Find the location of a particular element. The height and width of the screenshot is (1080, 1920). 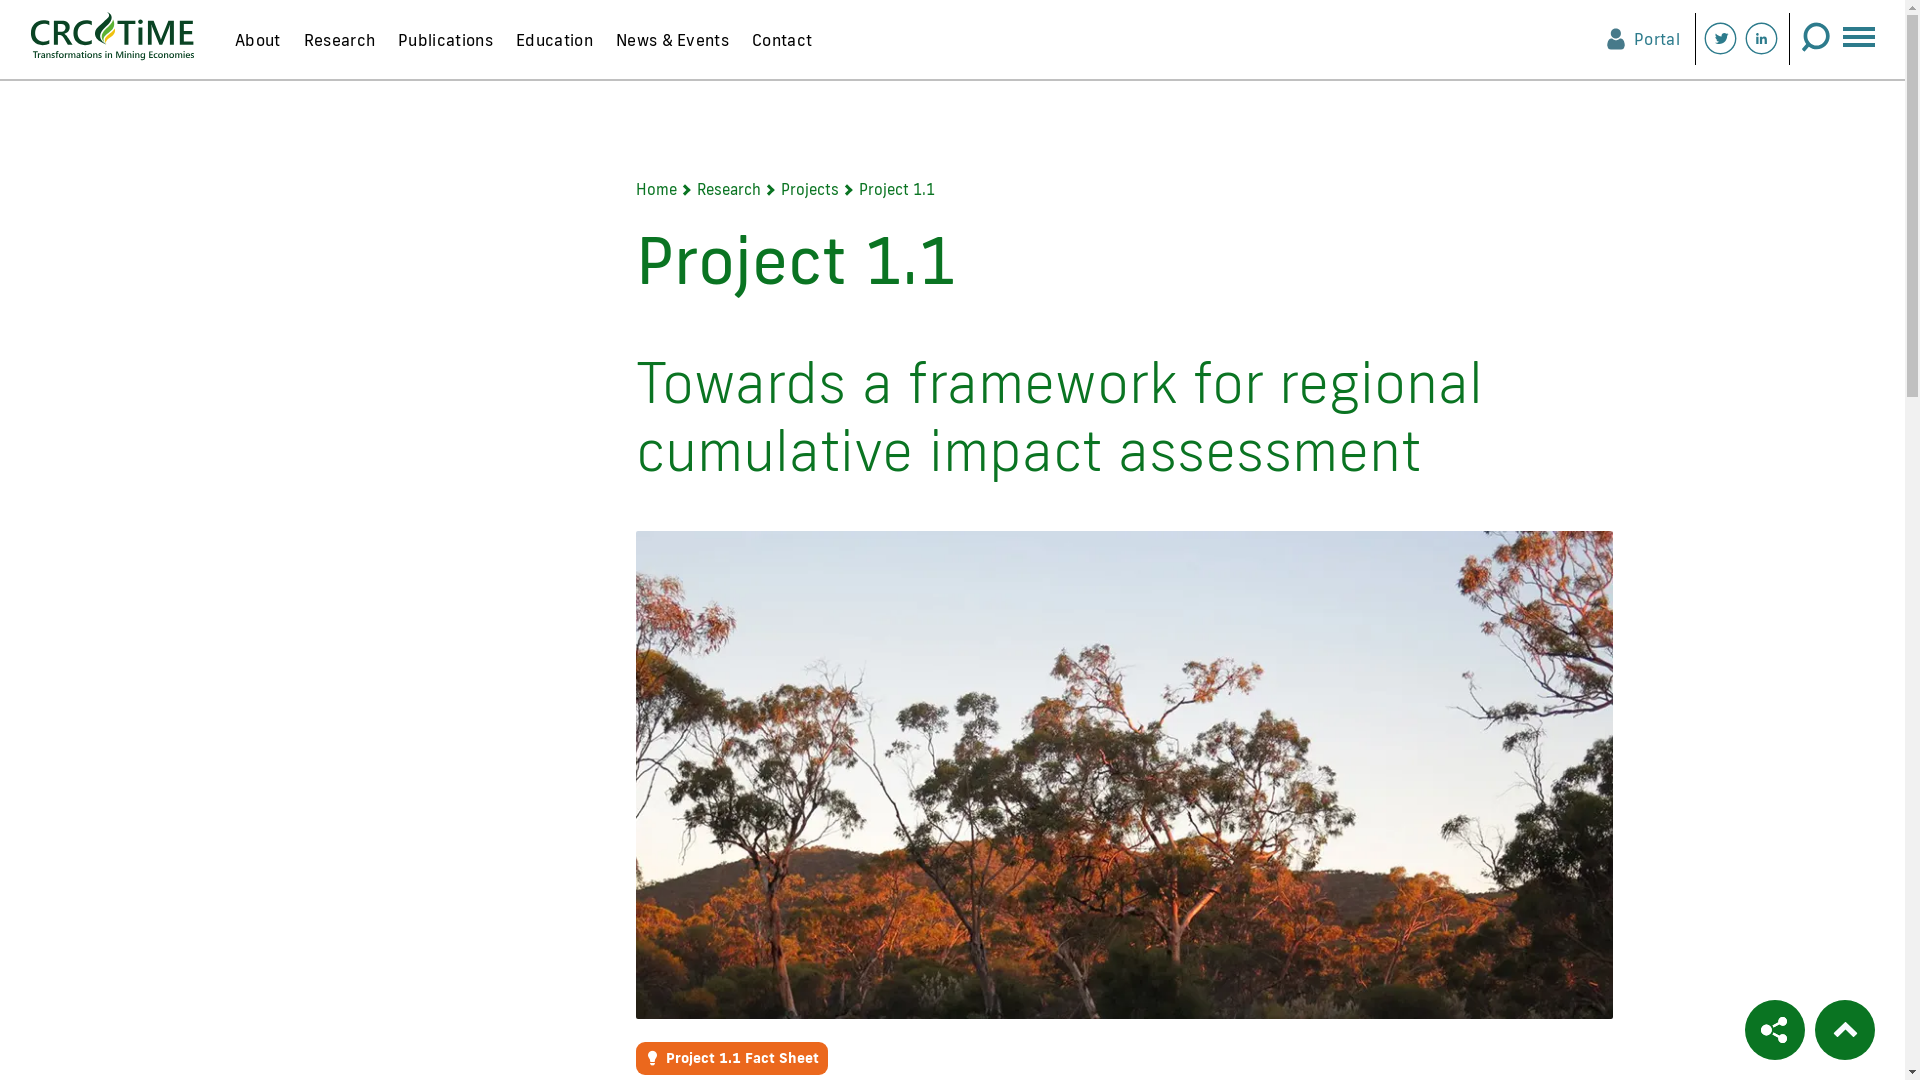

'Back to Top' is located at coordinates (1843, 1029).